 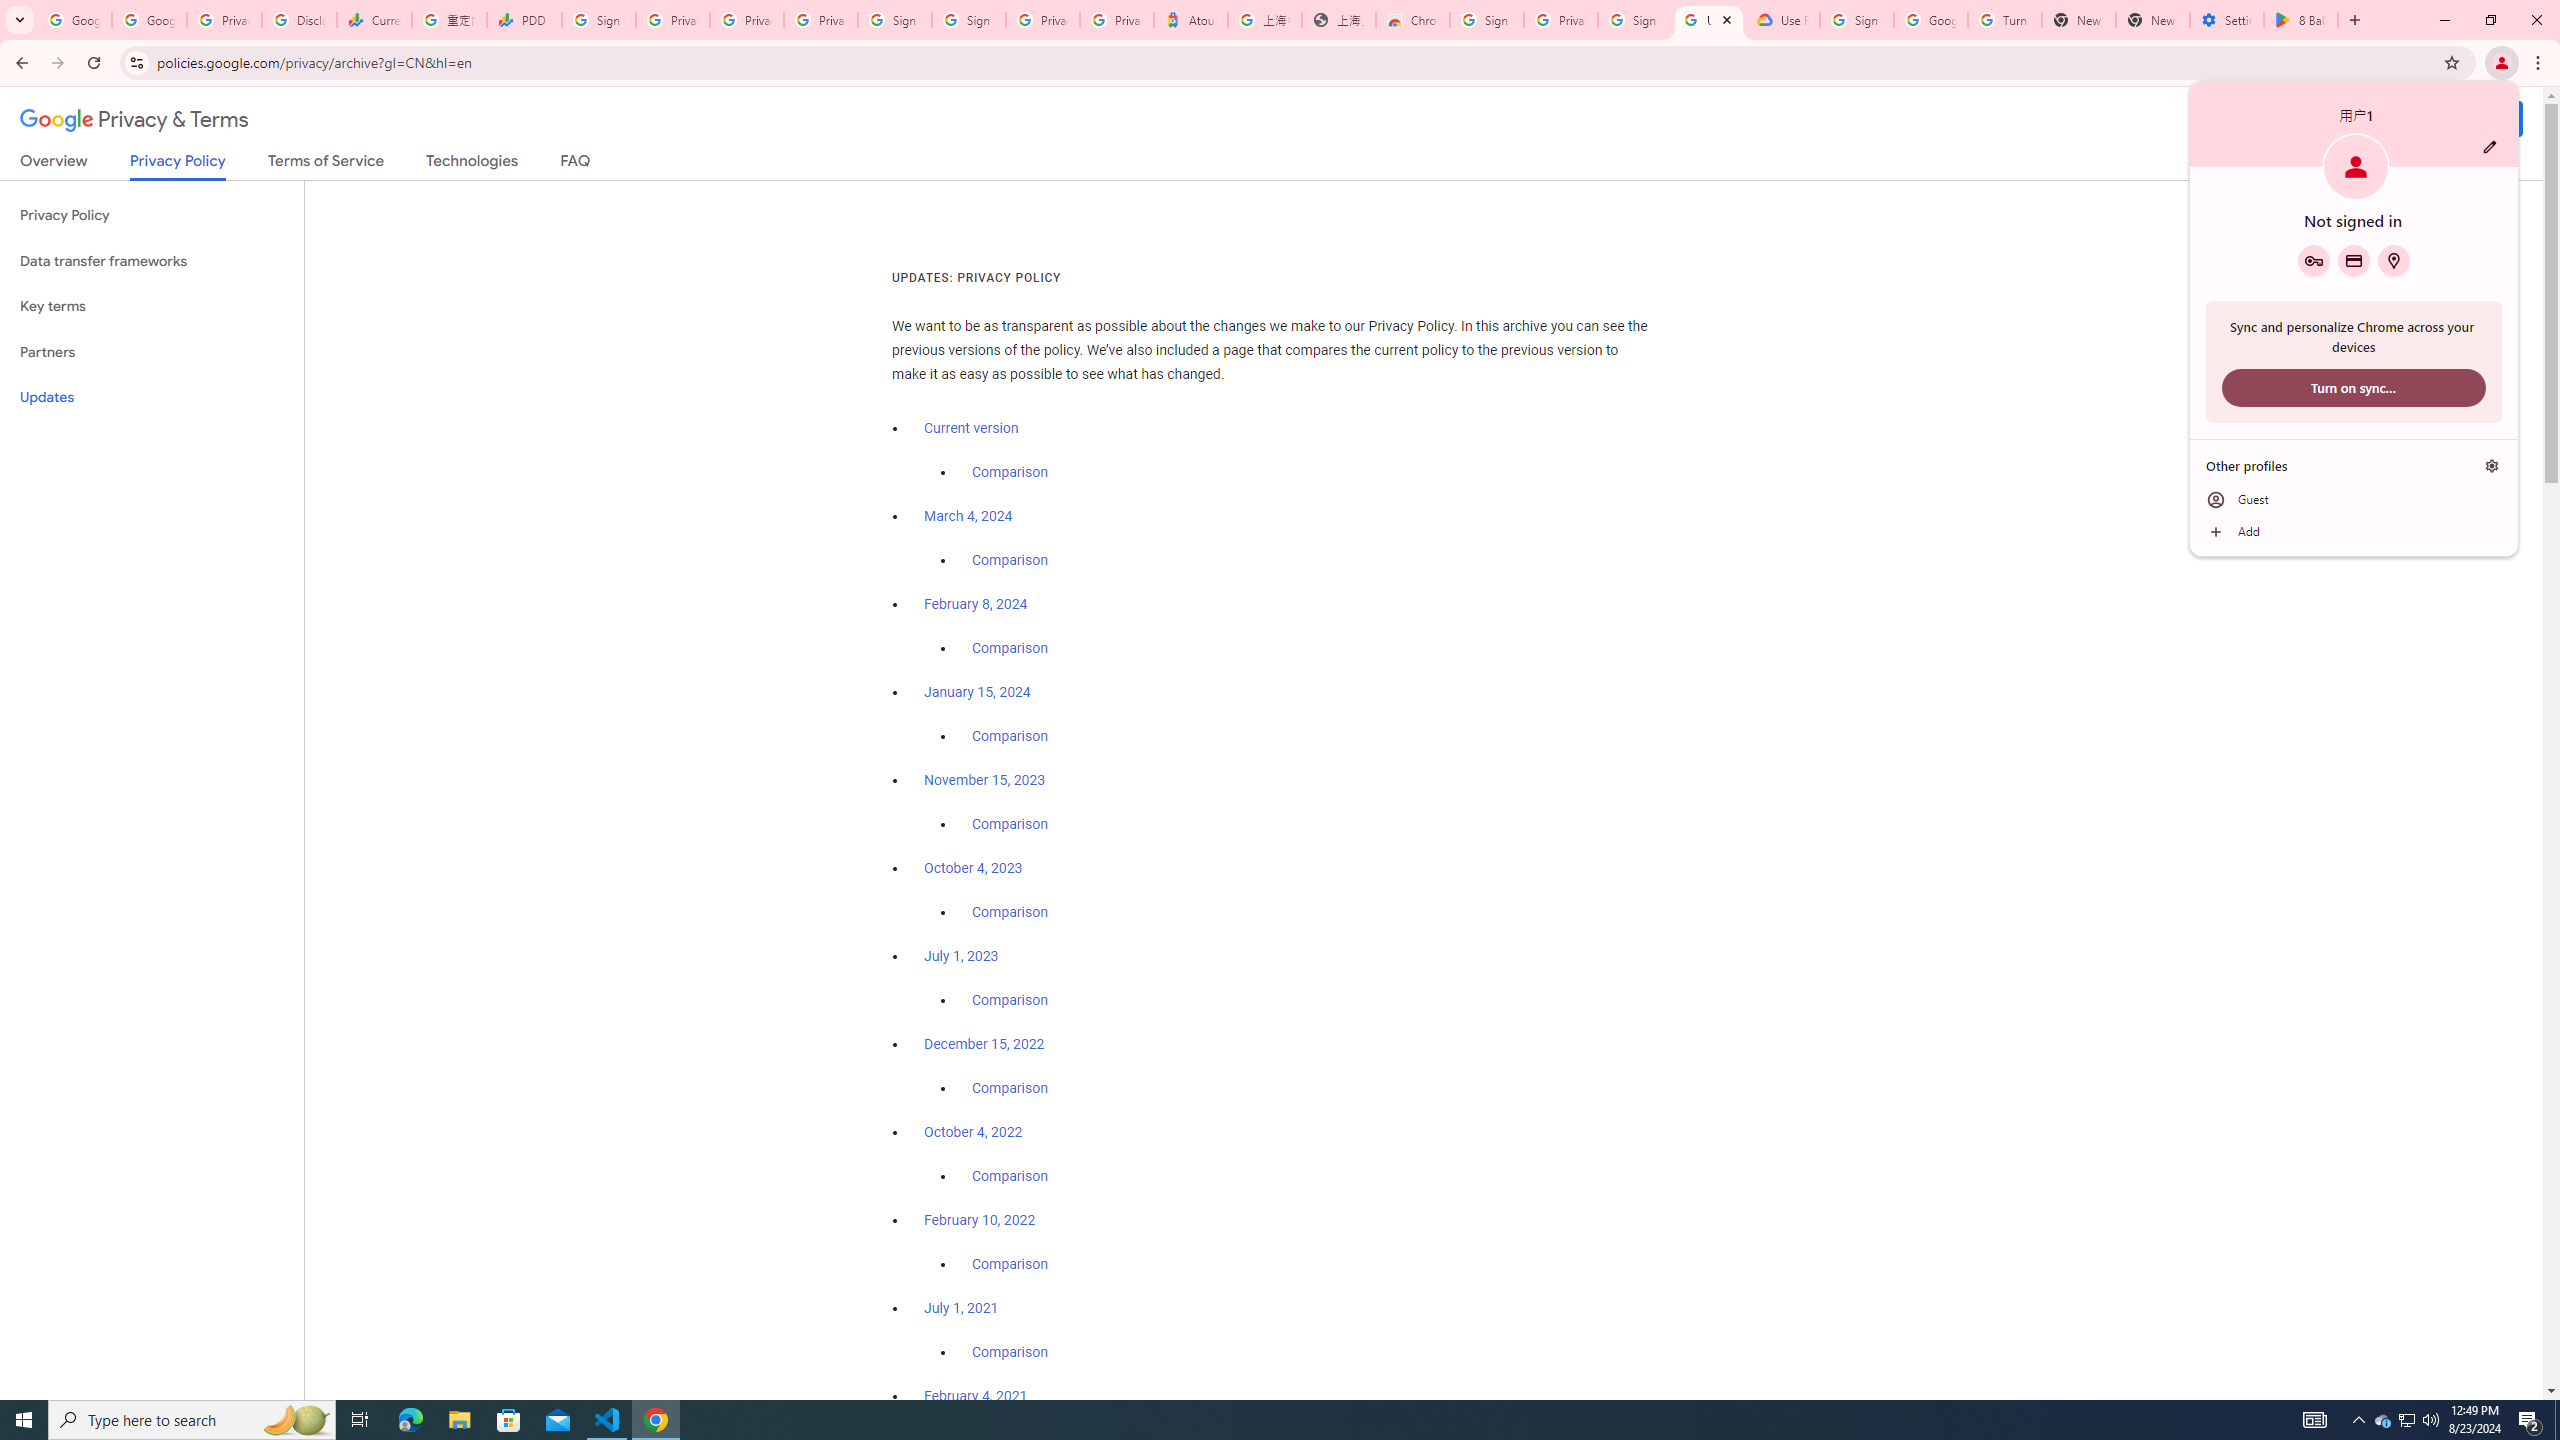 What do you see at coordinates (2315, 1418) in the screenshot?
I see `'AutomationID: 4105'` at bounding box center [2315, 1418].